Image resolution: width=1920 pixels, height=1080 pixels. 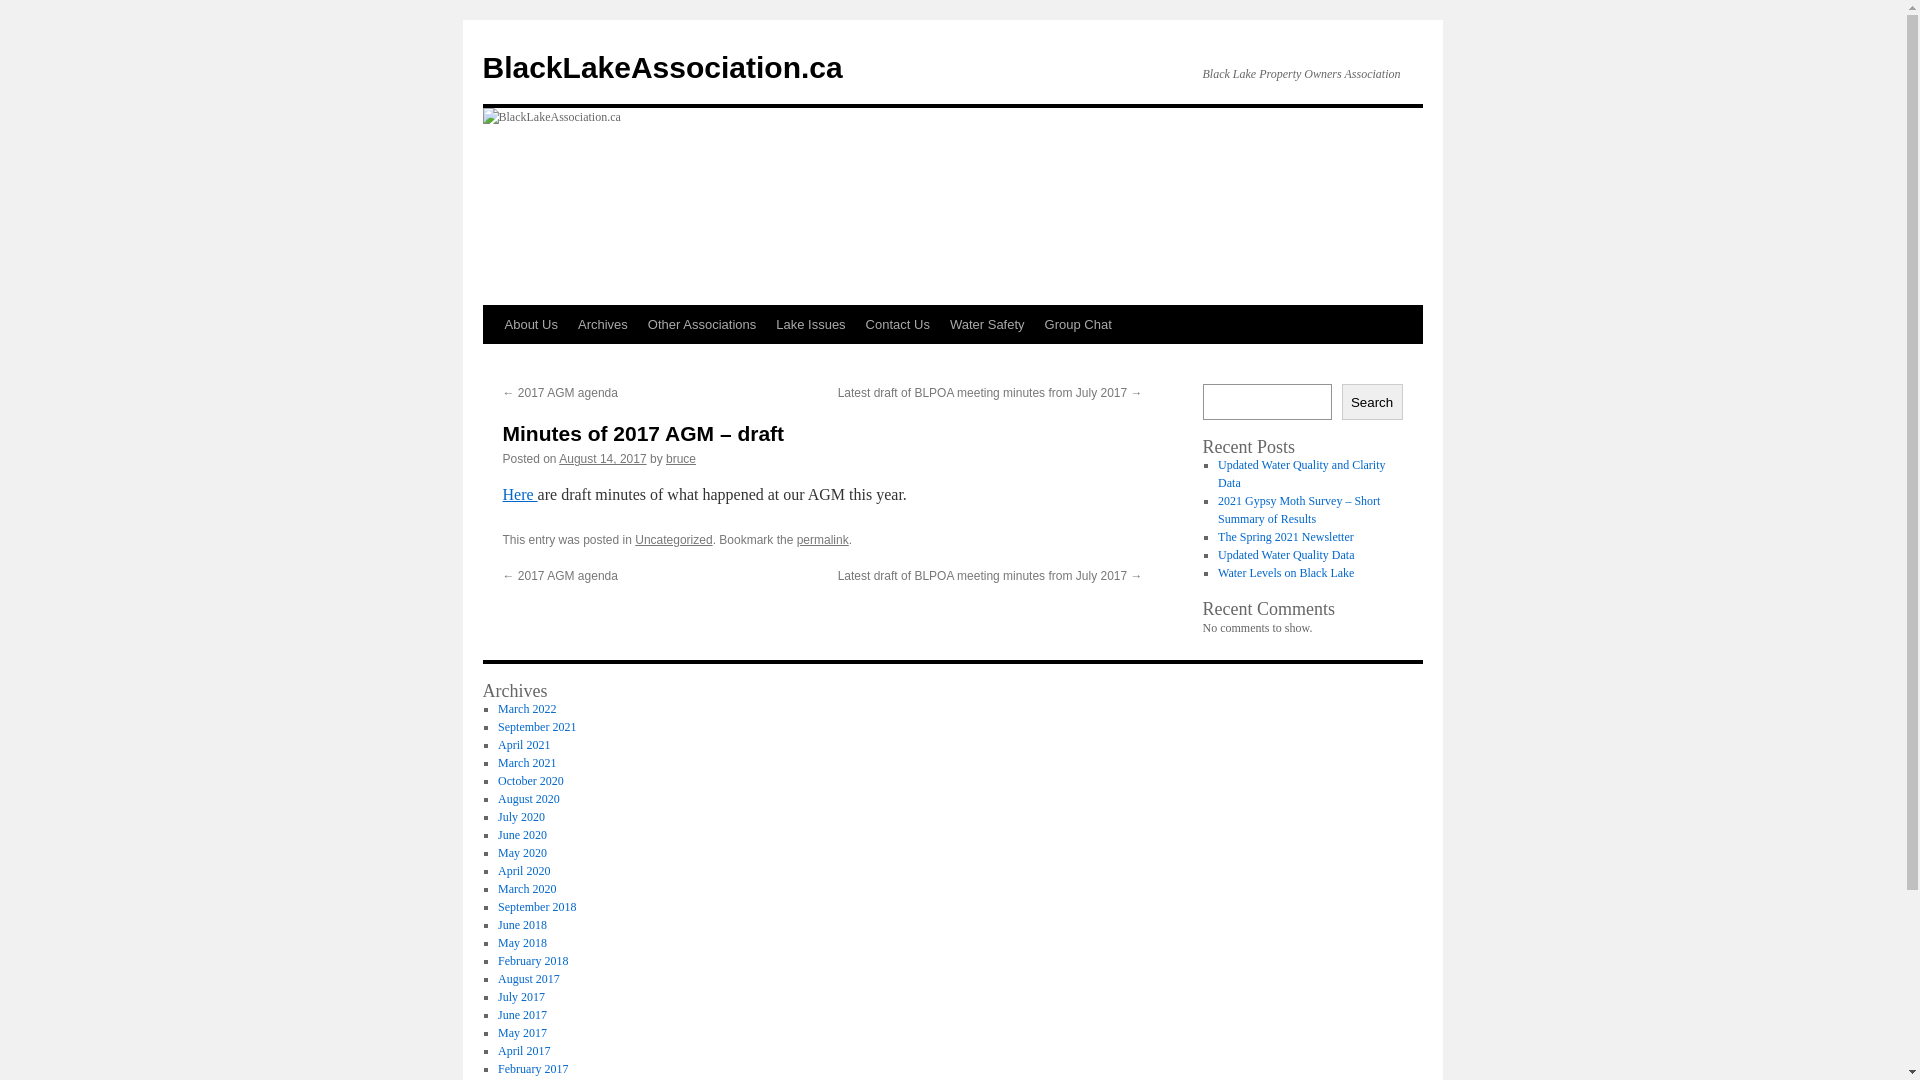 I want to click on 'August 14, 2017', so click(x=601, y=459).